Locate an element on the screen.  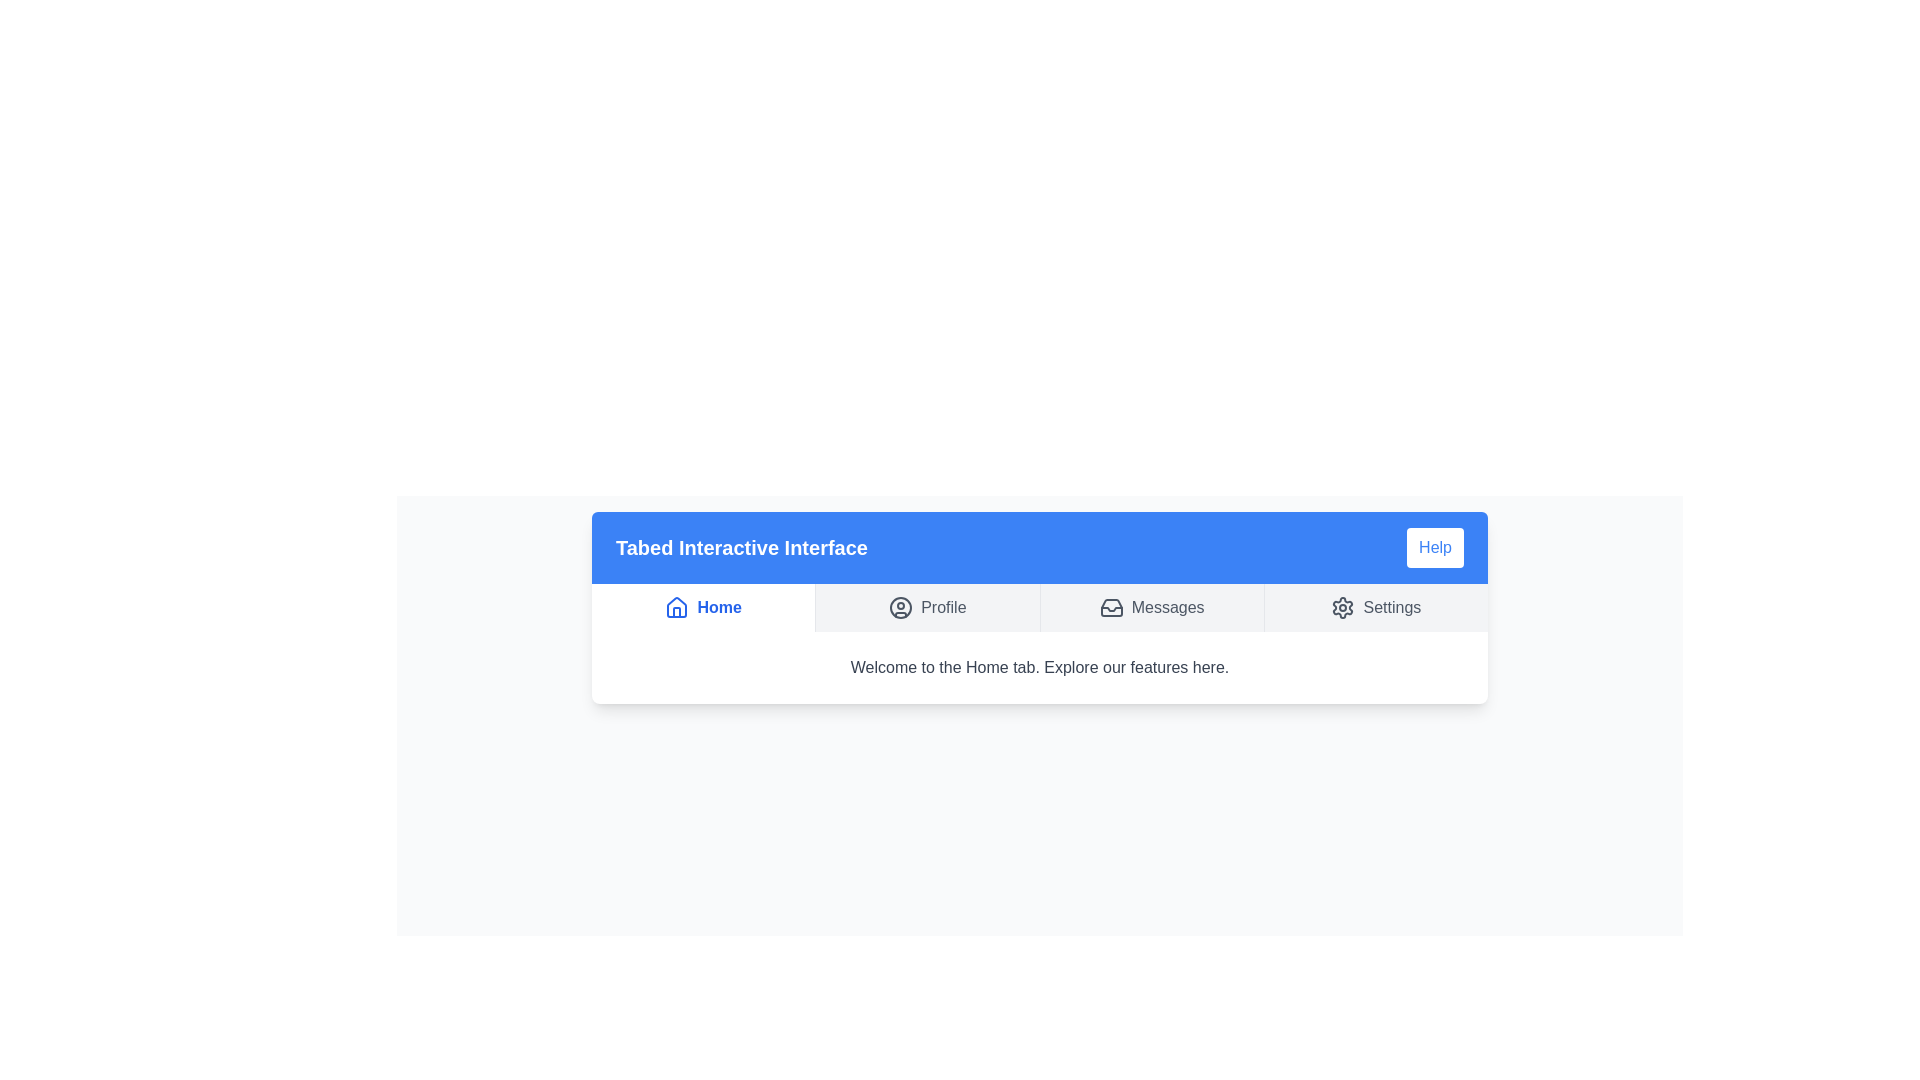
the 'Home' text label within the navigation button to trigger hover effects is located at coordinates (703, 607).